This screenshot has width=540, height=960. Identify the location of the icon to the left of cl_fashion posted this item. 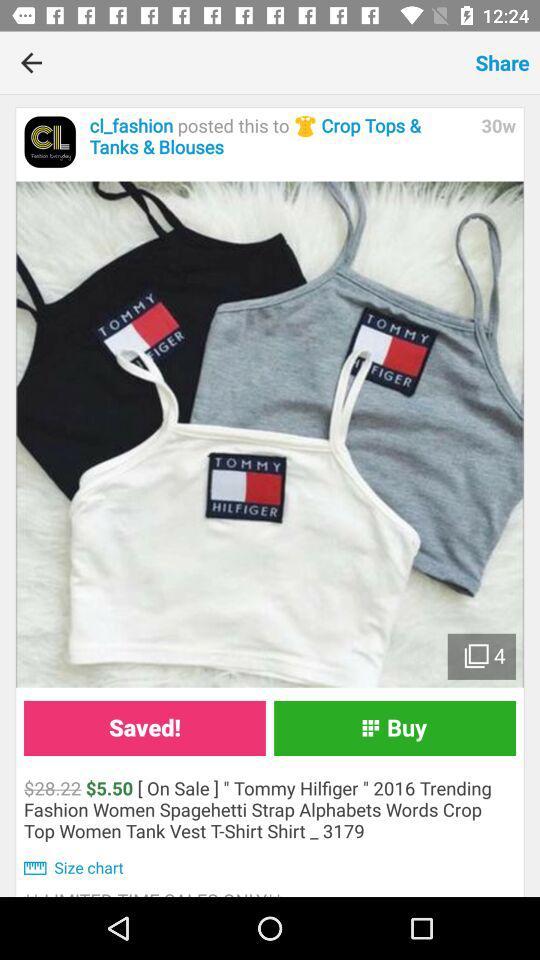
(50, 141).